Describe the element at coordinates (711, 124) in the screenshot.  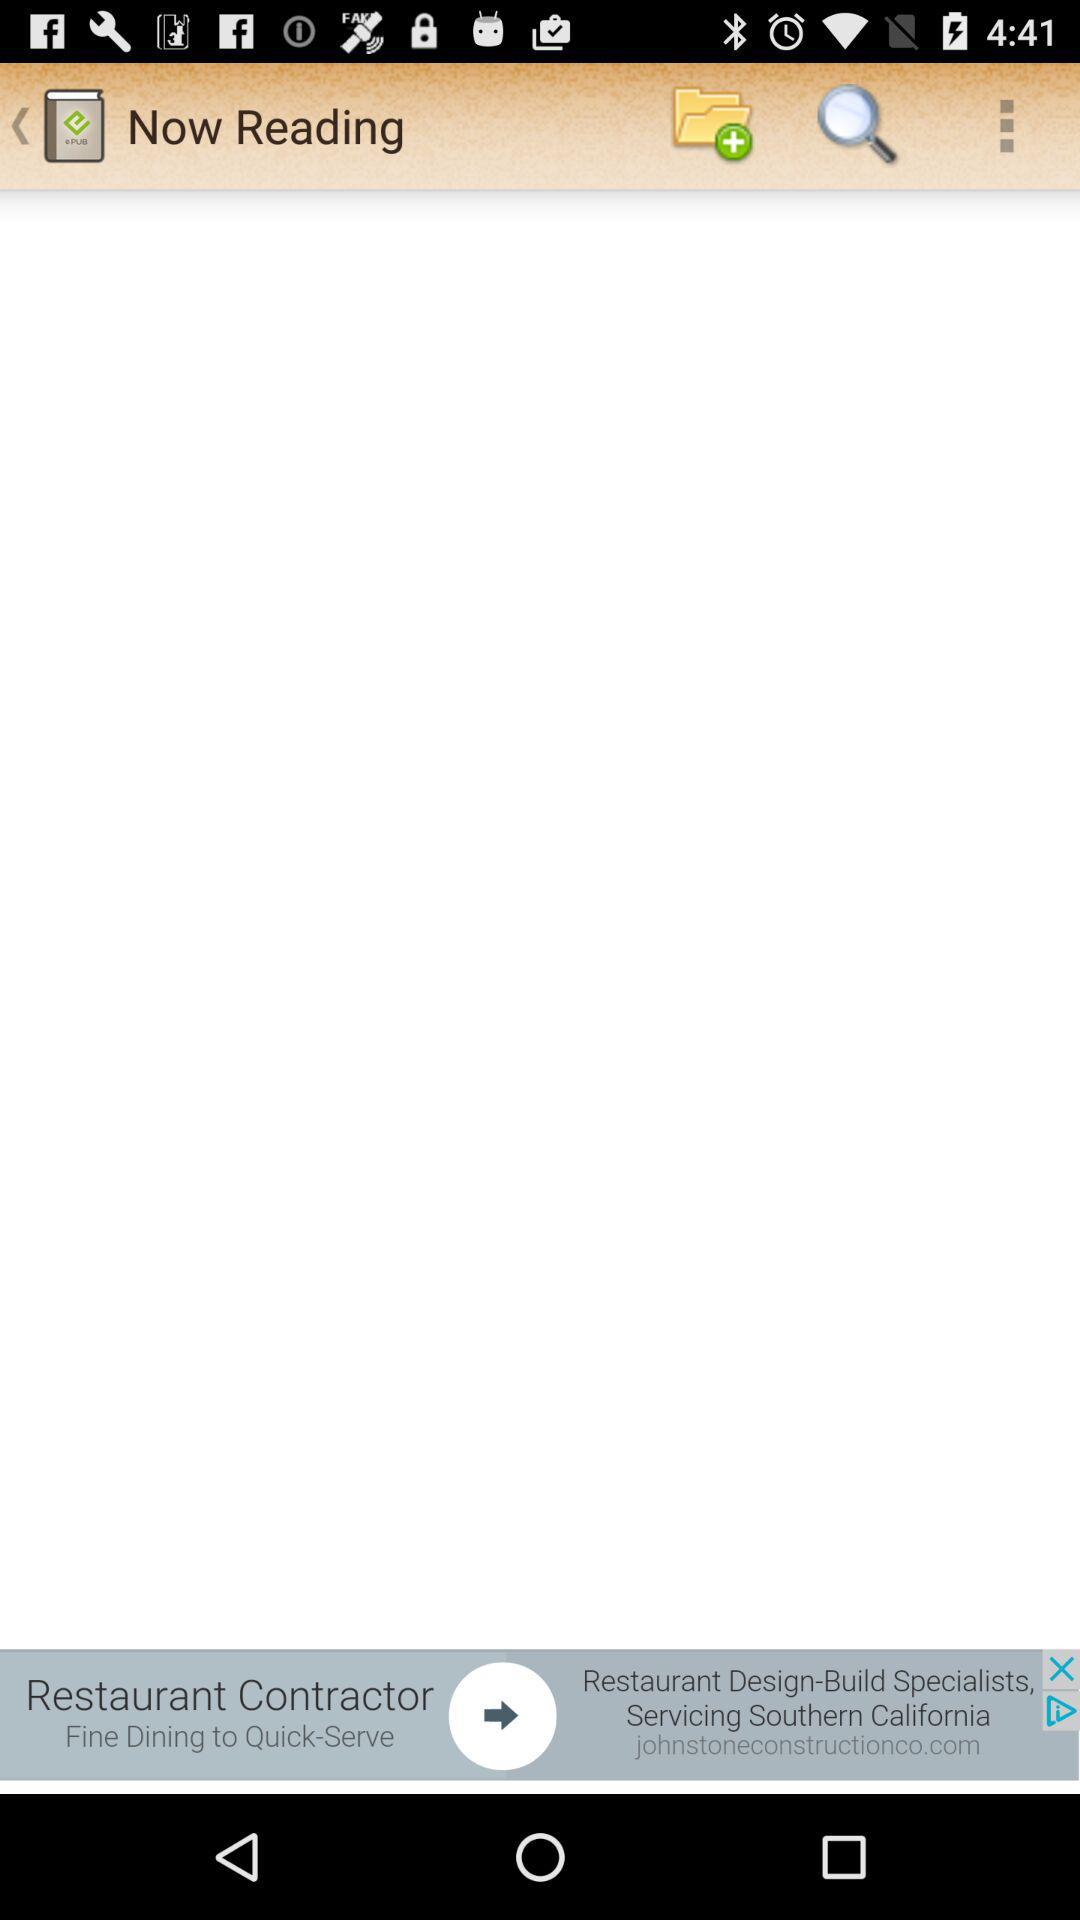
I see `the item to the right of now reading item` at that location.